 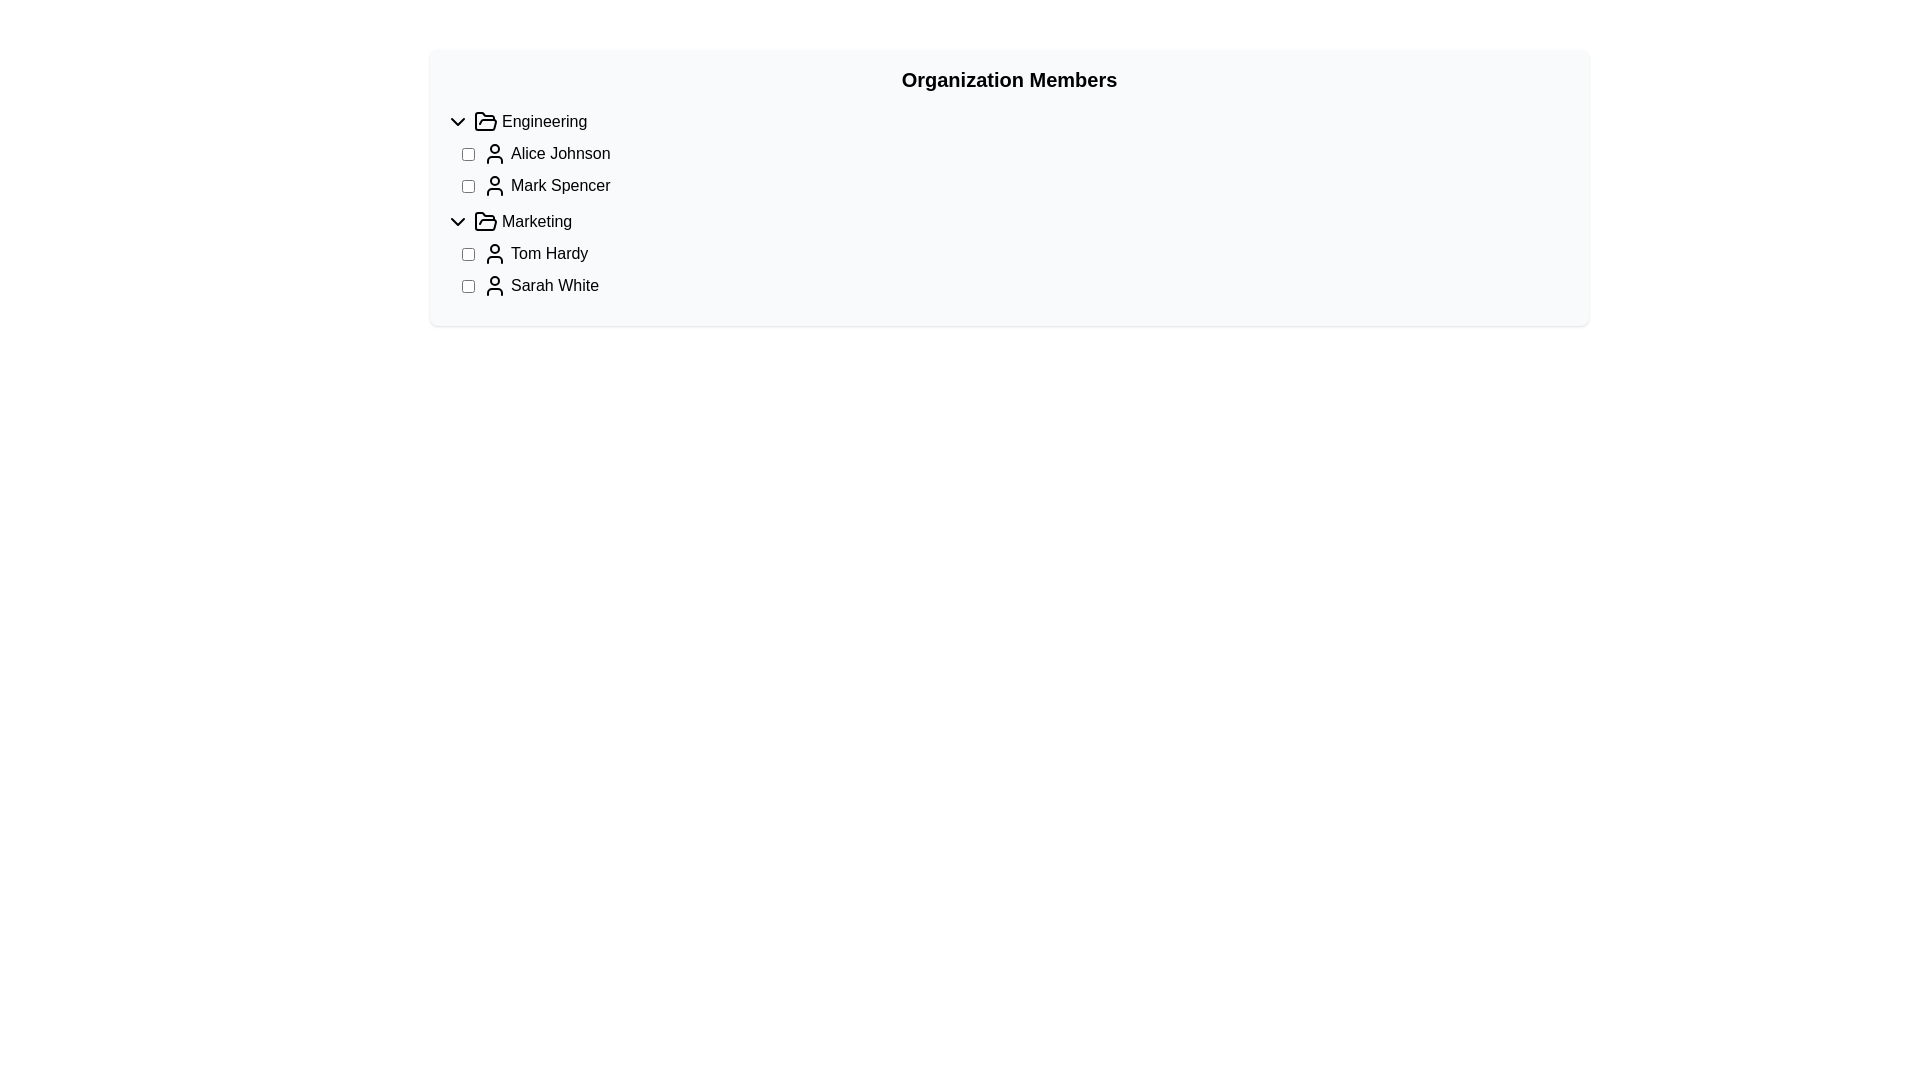 What do you see at coordinates (485, 221) in the screenshot?
I see `the 'Marketing' section icon located on the left side of the interface, which visually represents the 'Marketing' section for navigation` at bounding box center [485, 221].